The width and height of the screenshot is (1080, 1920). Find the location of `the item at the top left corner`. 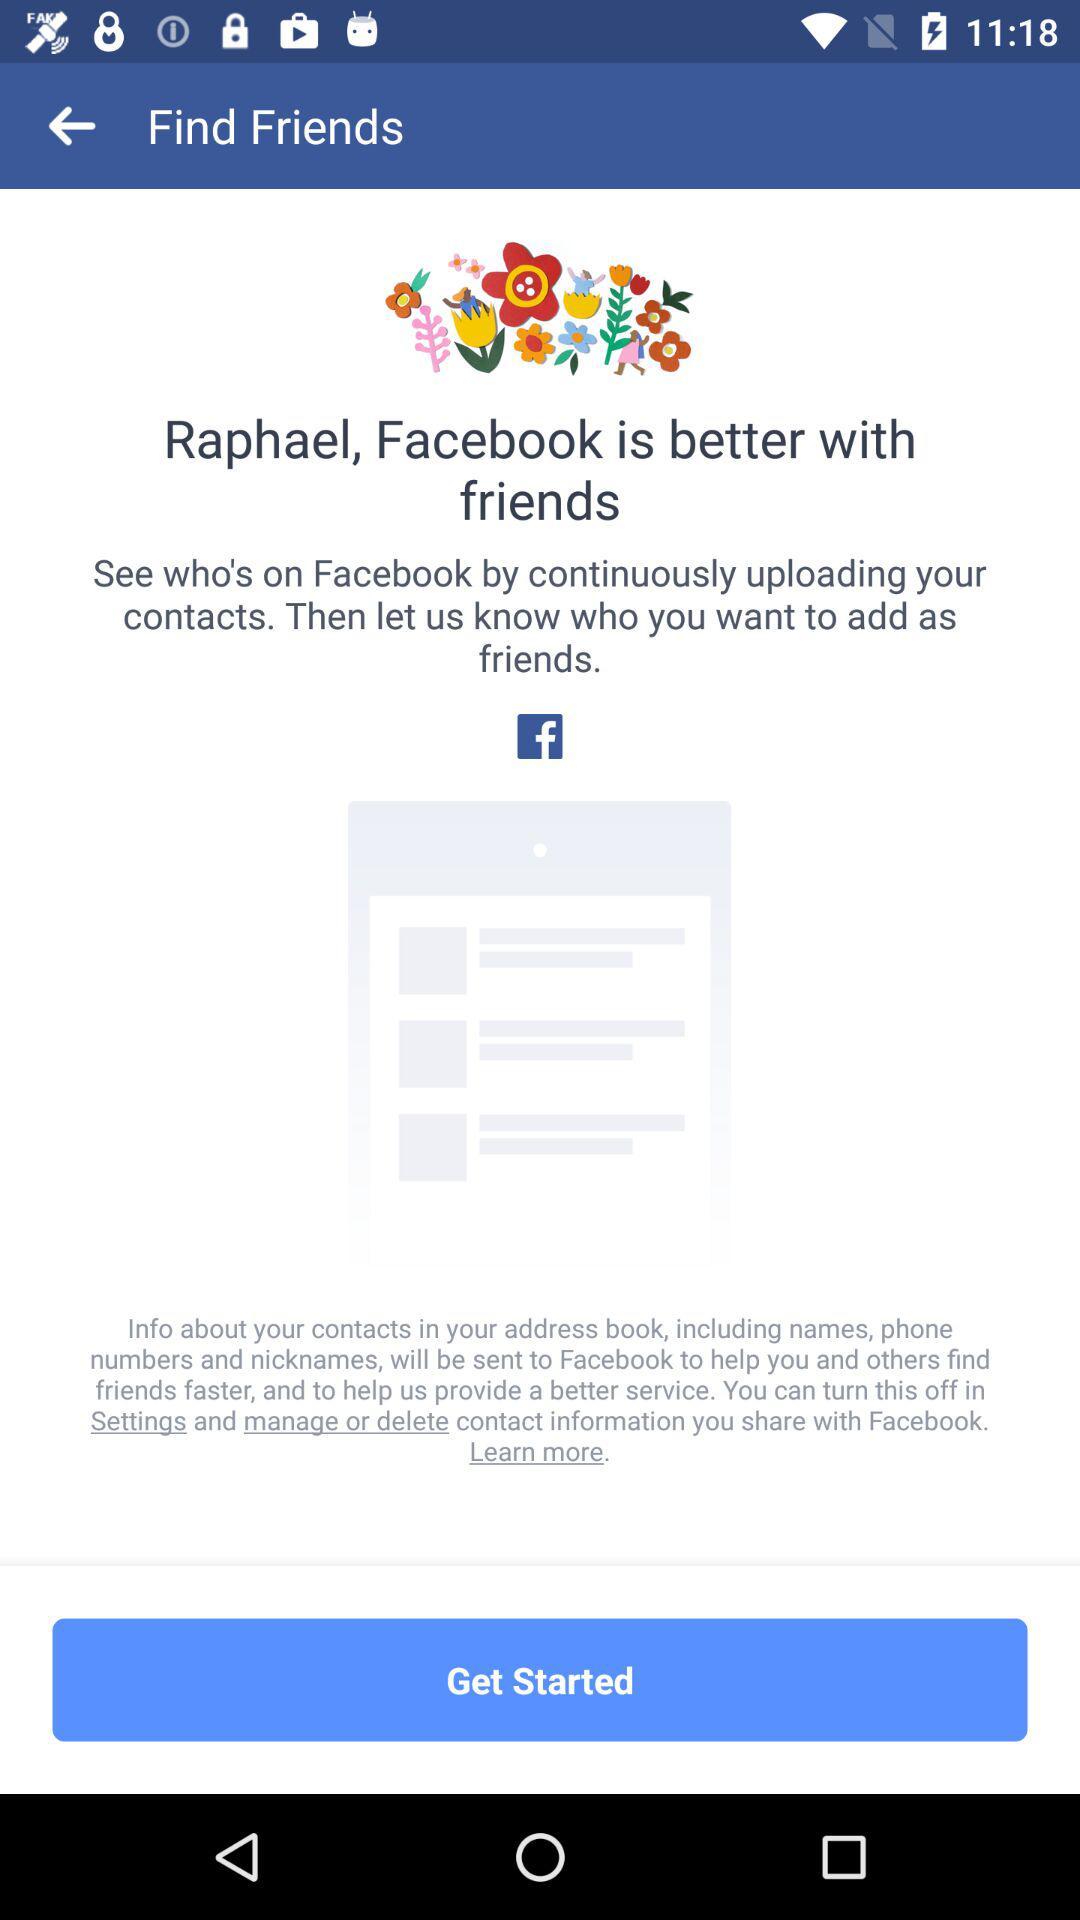

the item at the top left corner is located at coordinates (72, 124).